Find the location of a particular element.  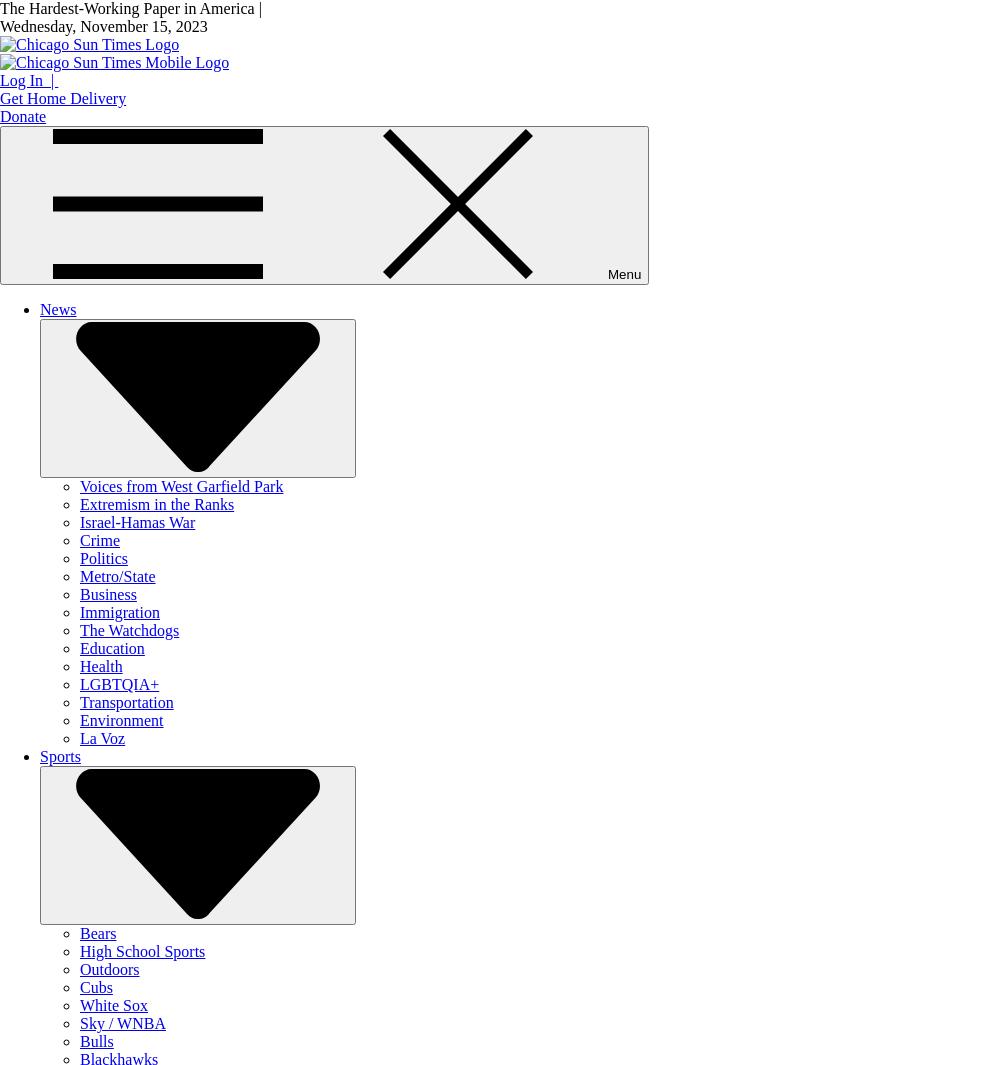

'Crime' is located at coordinates (99, 540).